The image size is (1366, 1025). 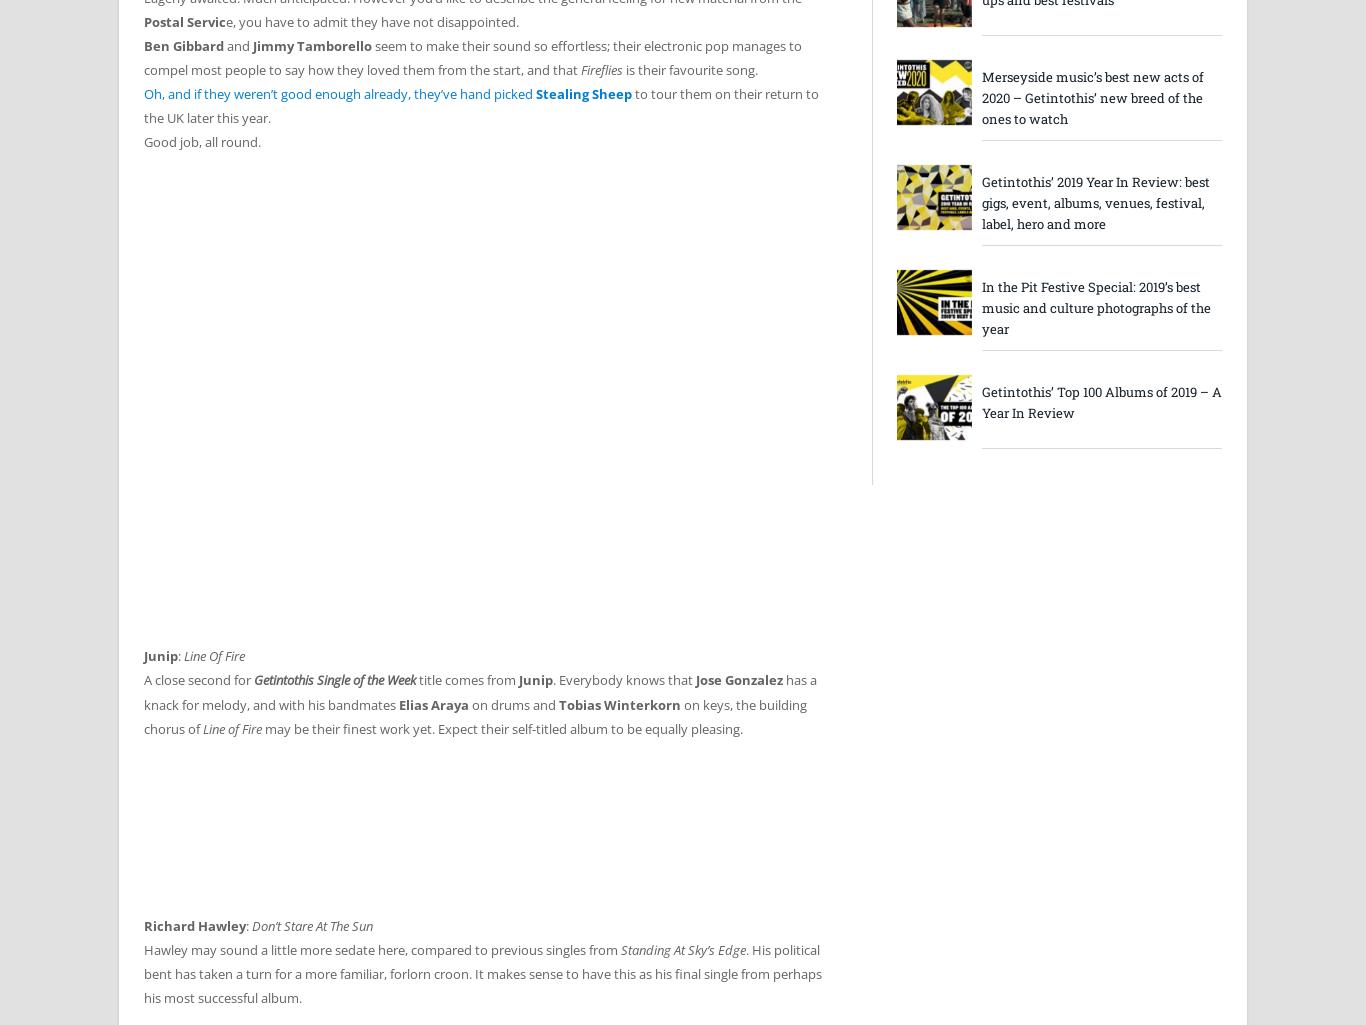 What do you see at coordinates (582, 92) in the screenshot?
I see `'Stealing Sheep'` at bounding box center [582, 92].